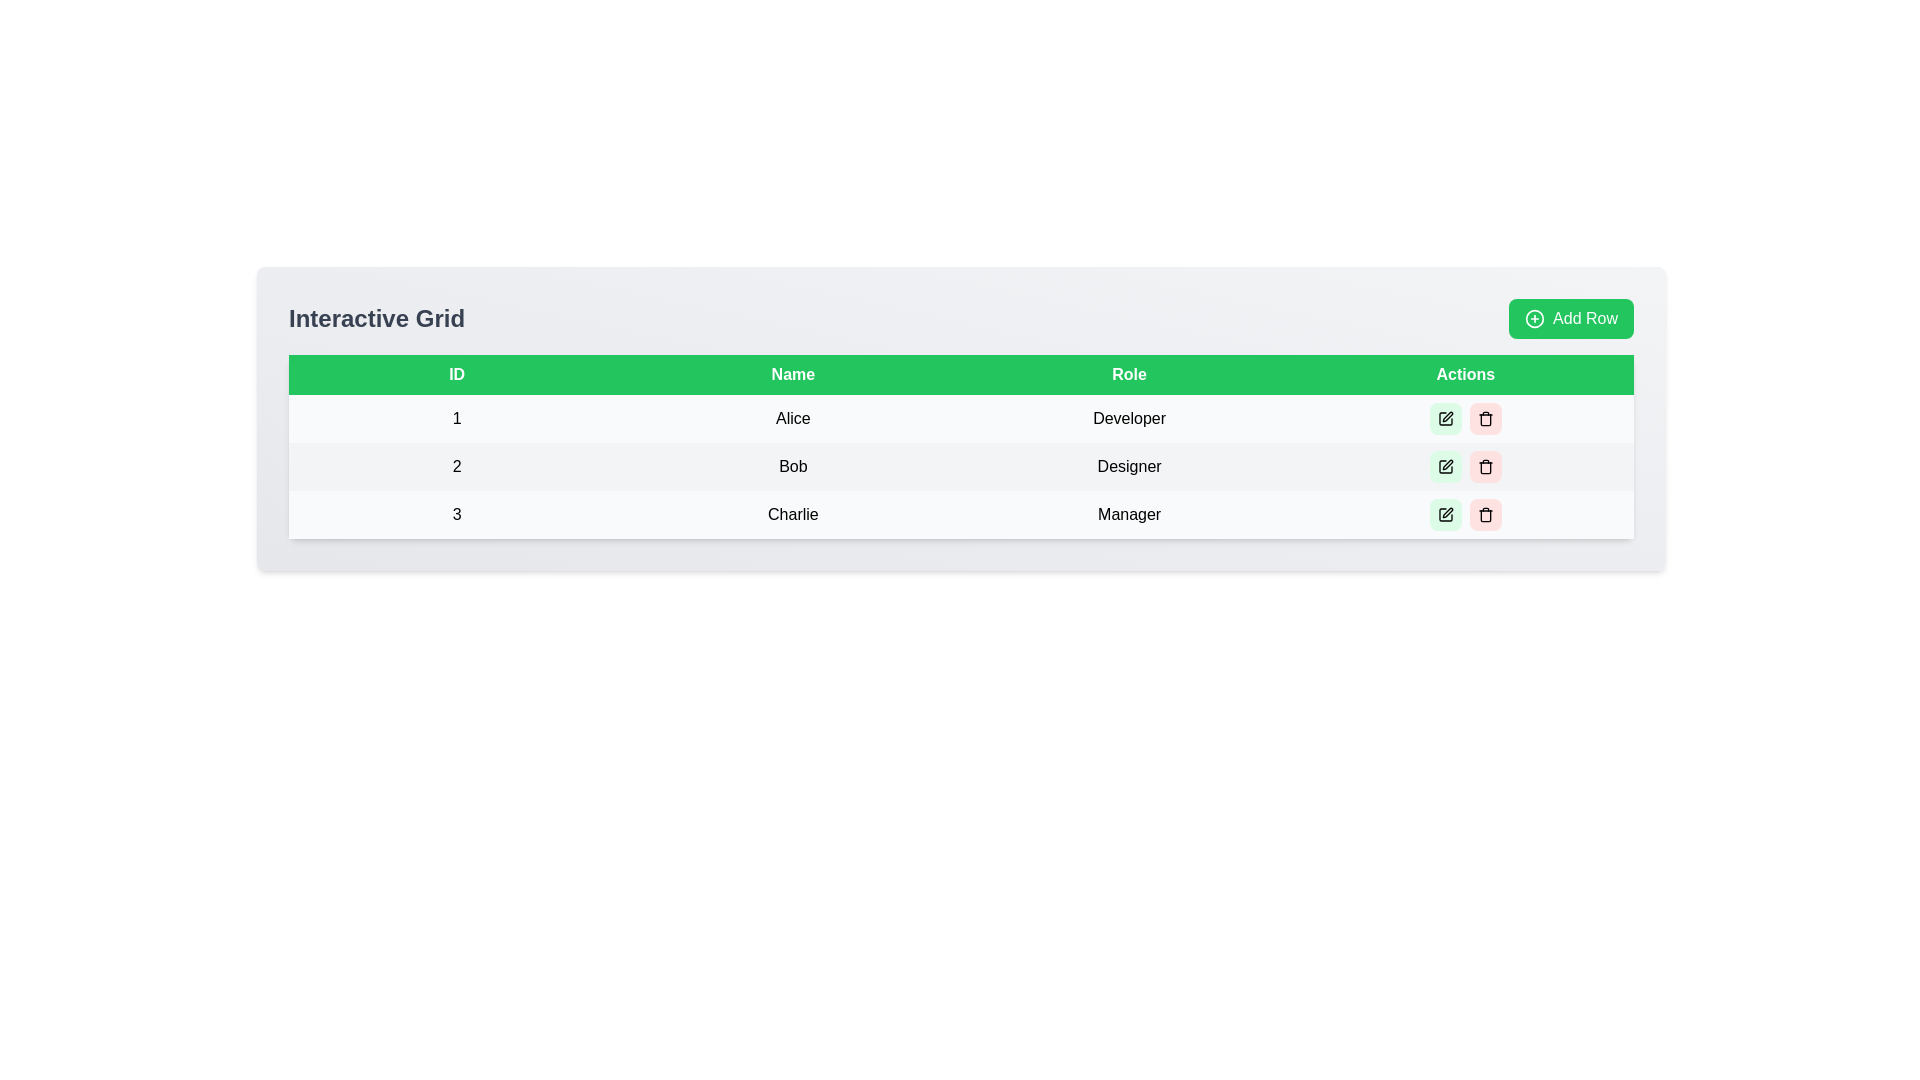  What do you see at coordinates (1485, 418) in the screenshot?
I see `the small, square button with rounded corners featuring a trash can icon, located in the 'Actions' column of the first row of the interactive grid, to the right of the green 'edit' button` at bounding box center [1485, 418].